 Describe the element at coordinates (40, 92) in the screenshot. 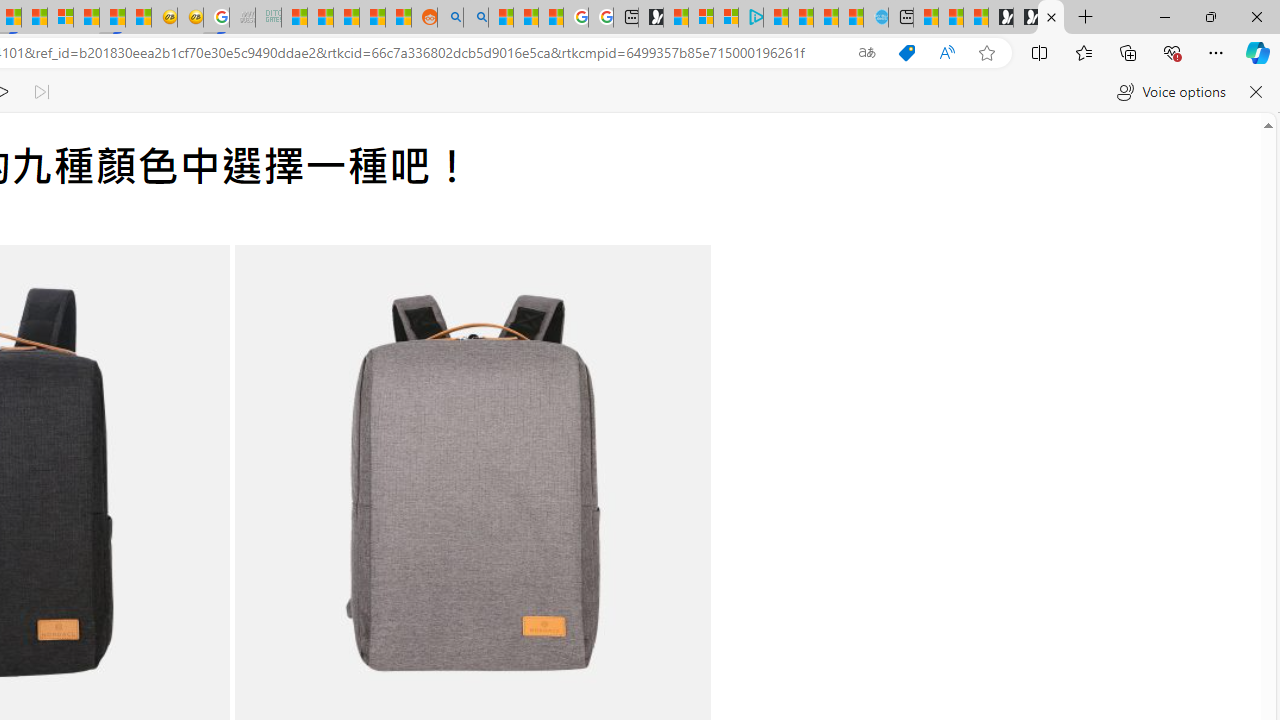

I see `'Read next paragraph'` at that location.